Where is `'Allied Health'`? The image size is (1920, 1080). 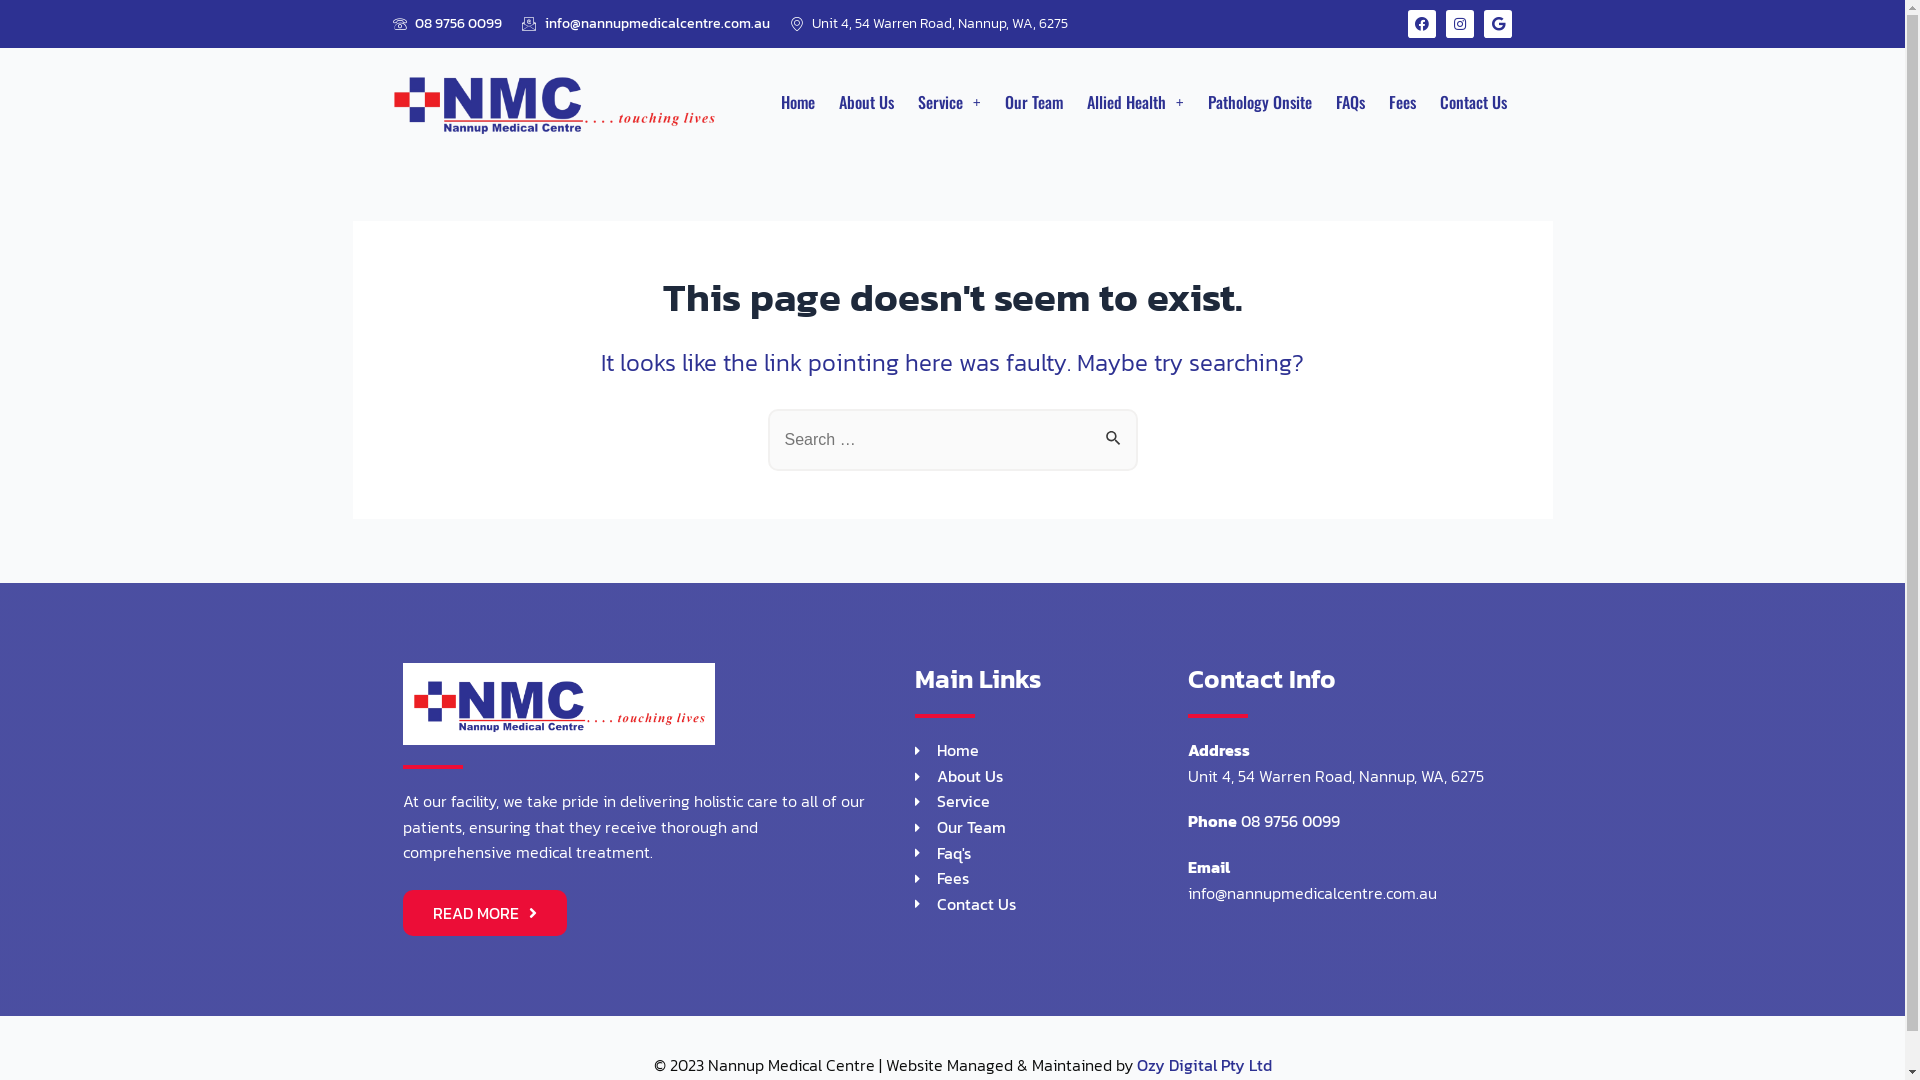 'Allied Health' is located at coordinates (1074, 101).